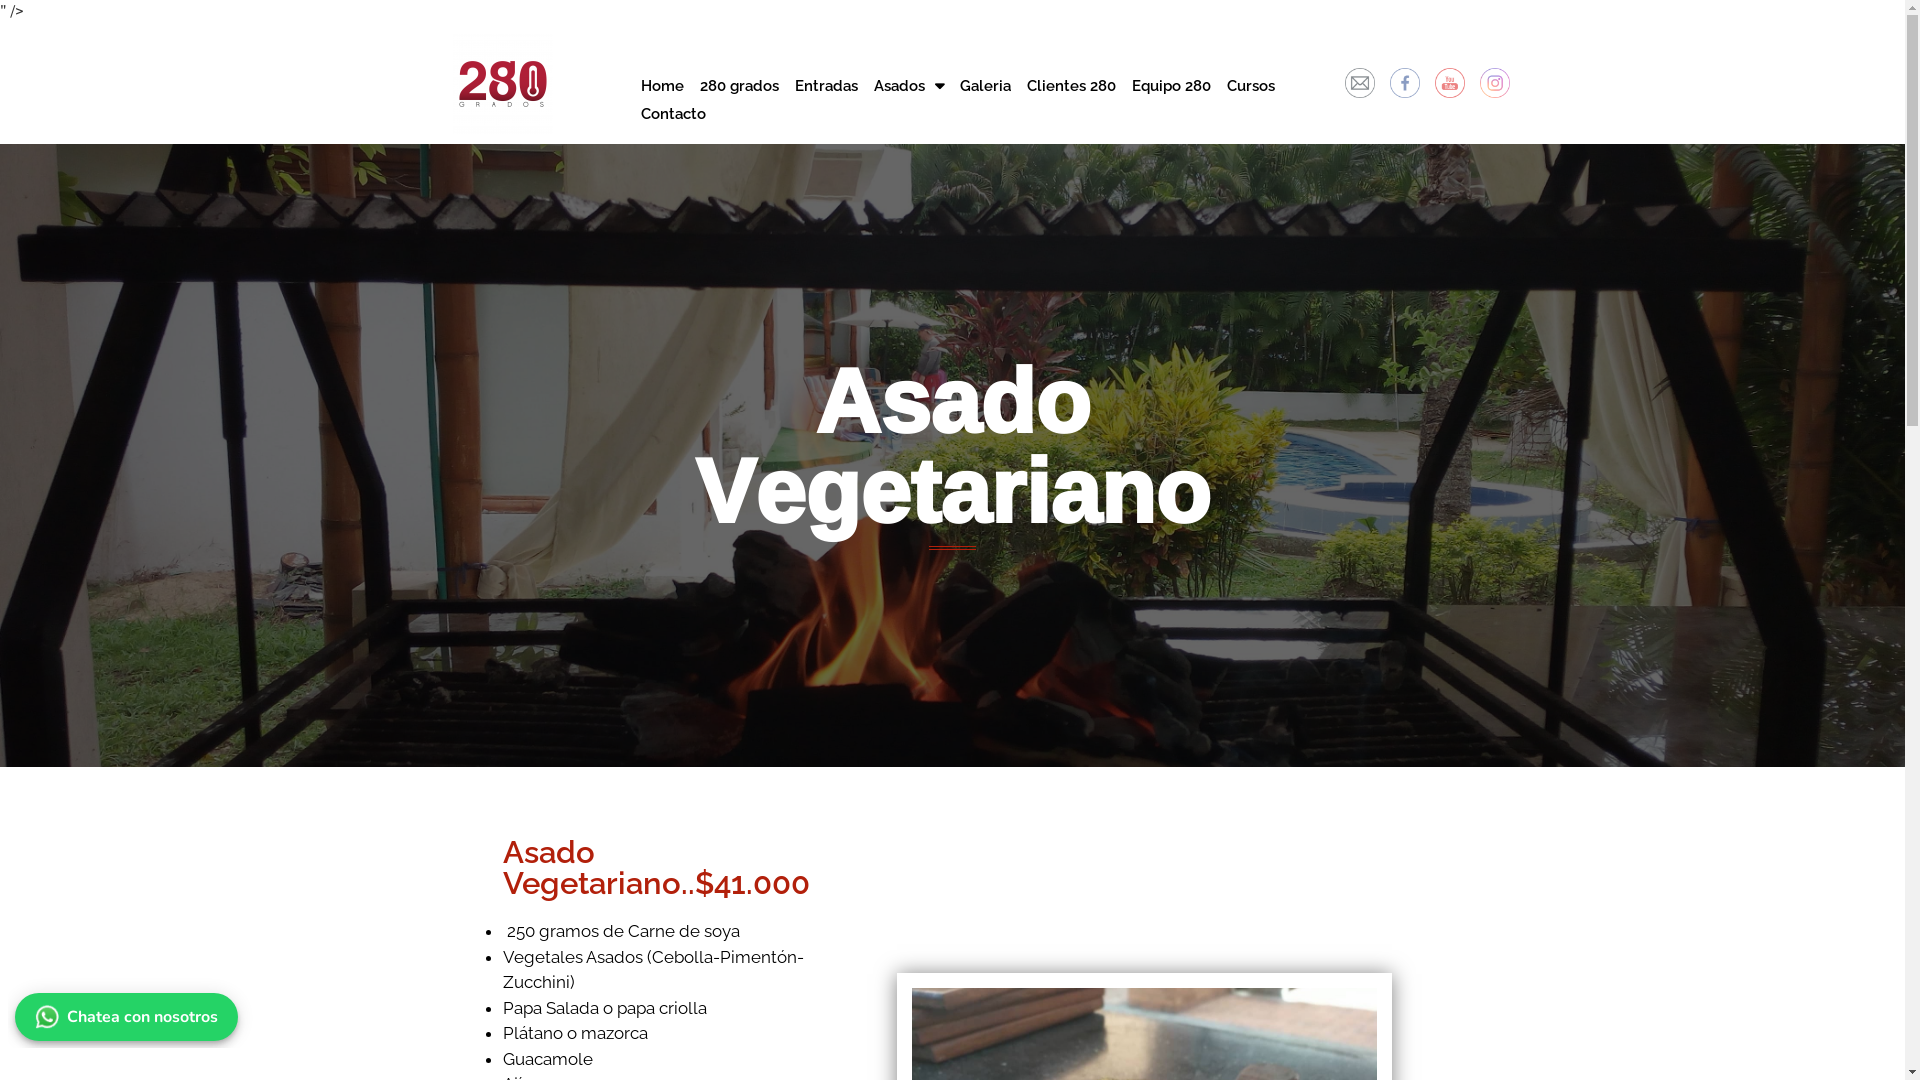 This screenshot has width=1920, height=1080. I want to click on 'Asados', so click(907, 84).